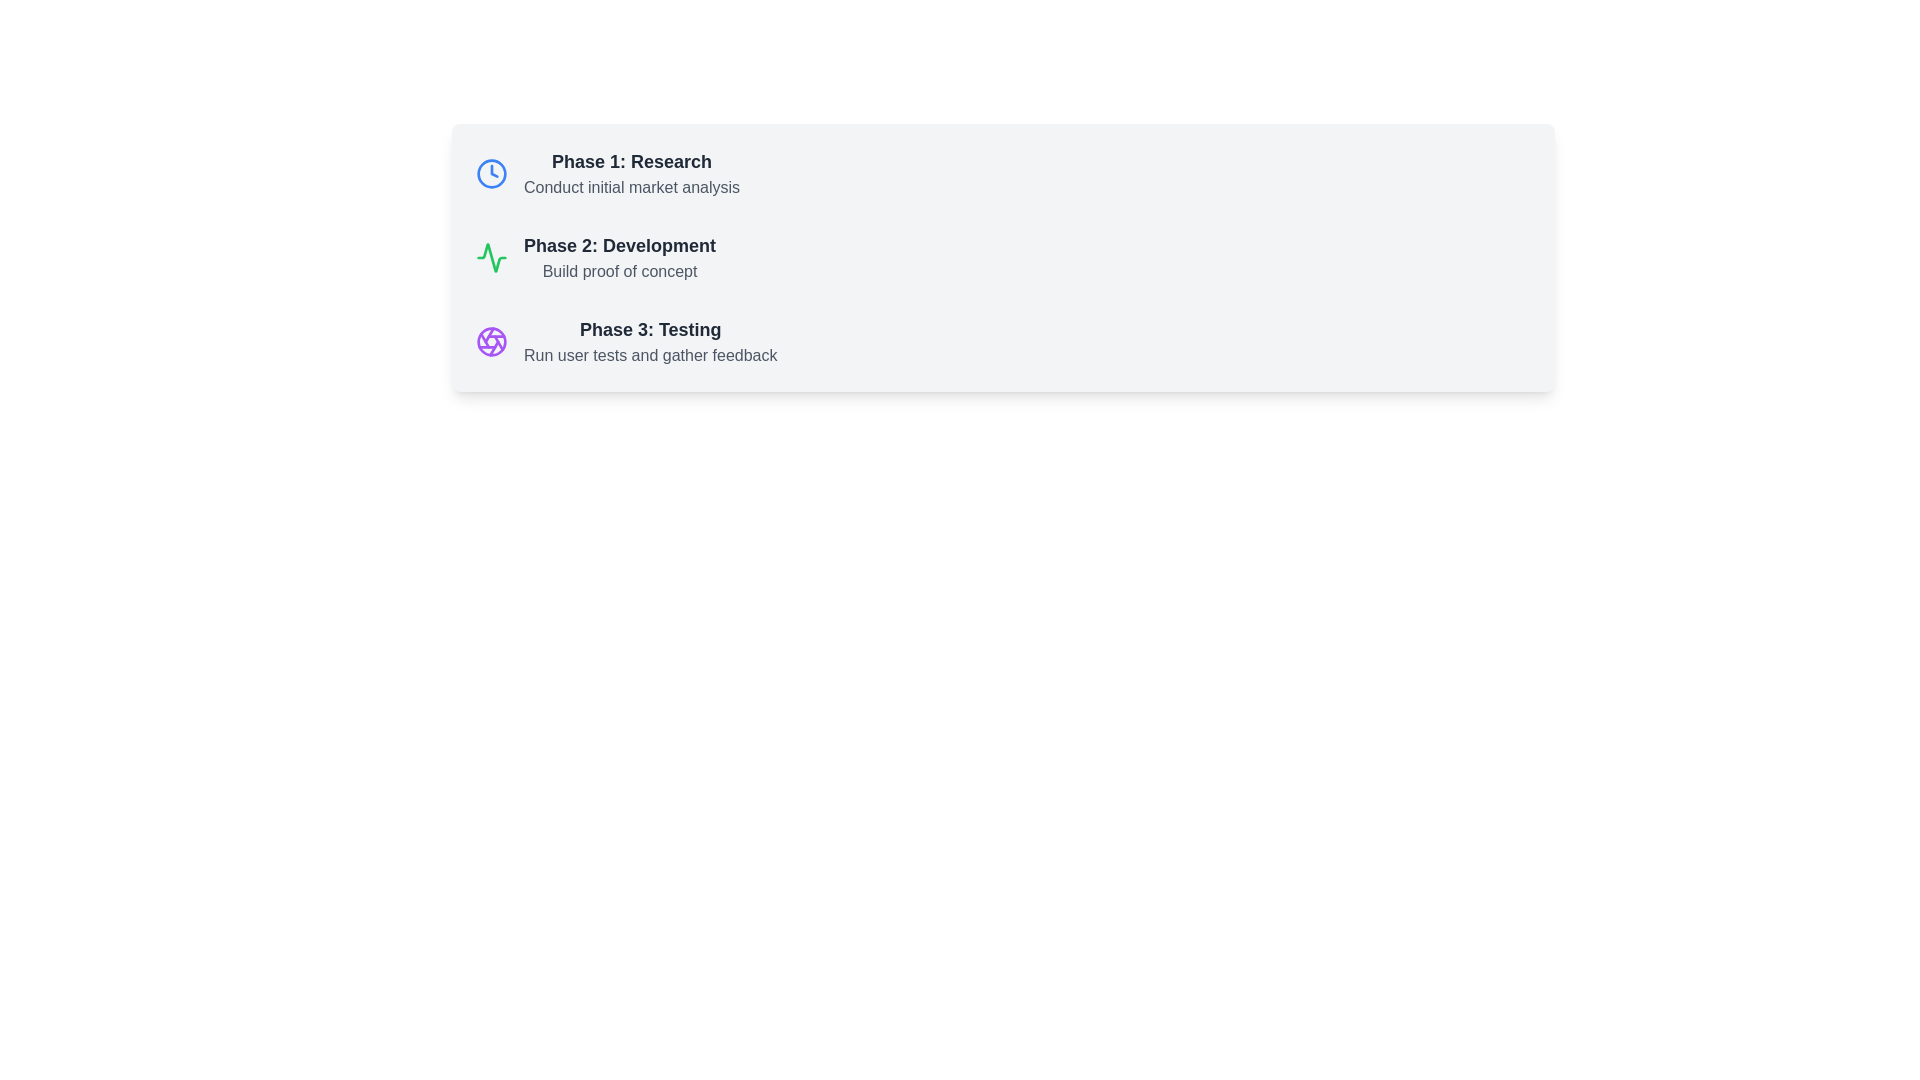 The height and width of the screenshot is (1080, 1920). Describe the element at coordinates (491, 257) in the screenshot. I see `the Vector icon representing 'Phase 2: Development', which visually indicates the concept of activity or progress` at that location.